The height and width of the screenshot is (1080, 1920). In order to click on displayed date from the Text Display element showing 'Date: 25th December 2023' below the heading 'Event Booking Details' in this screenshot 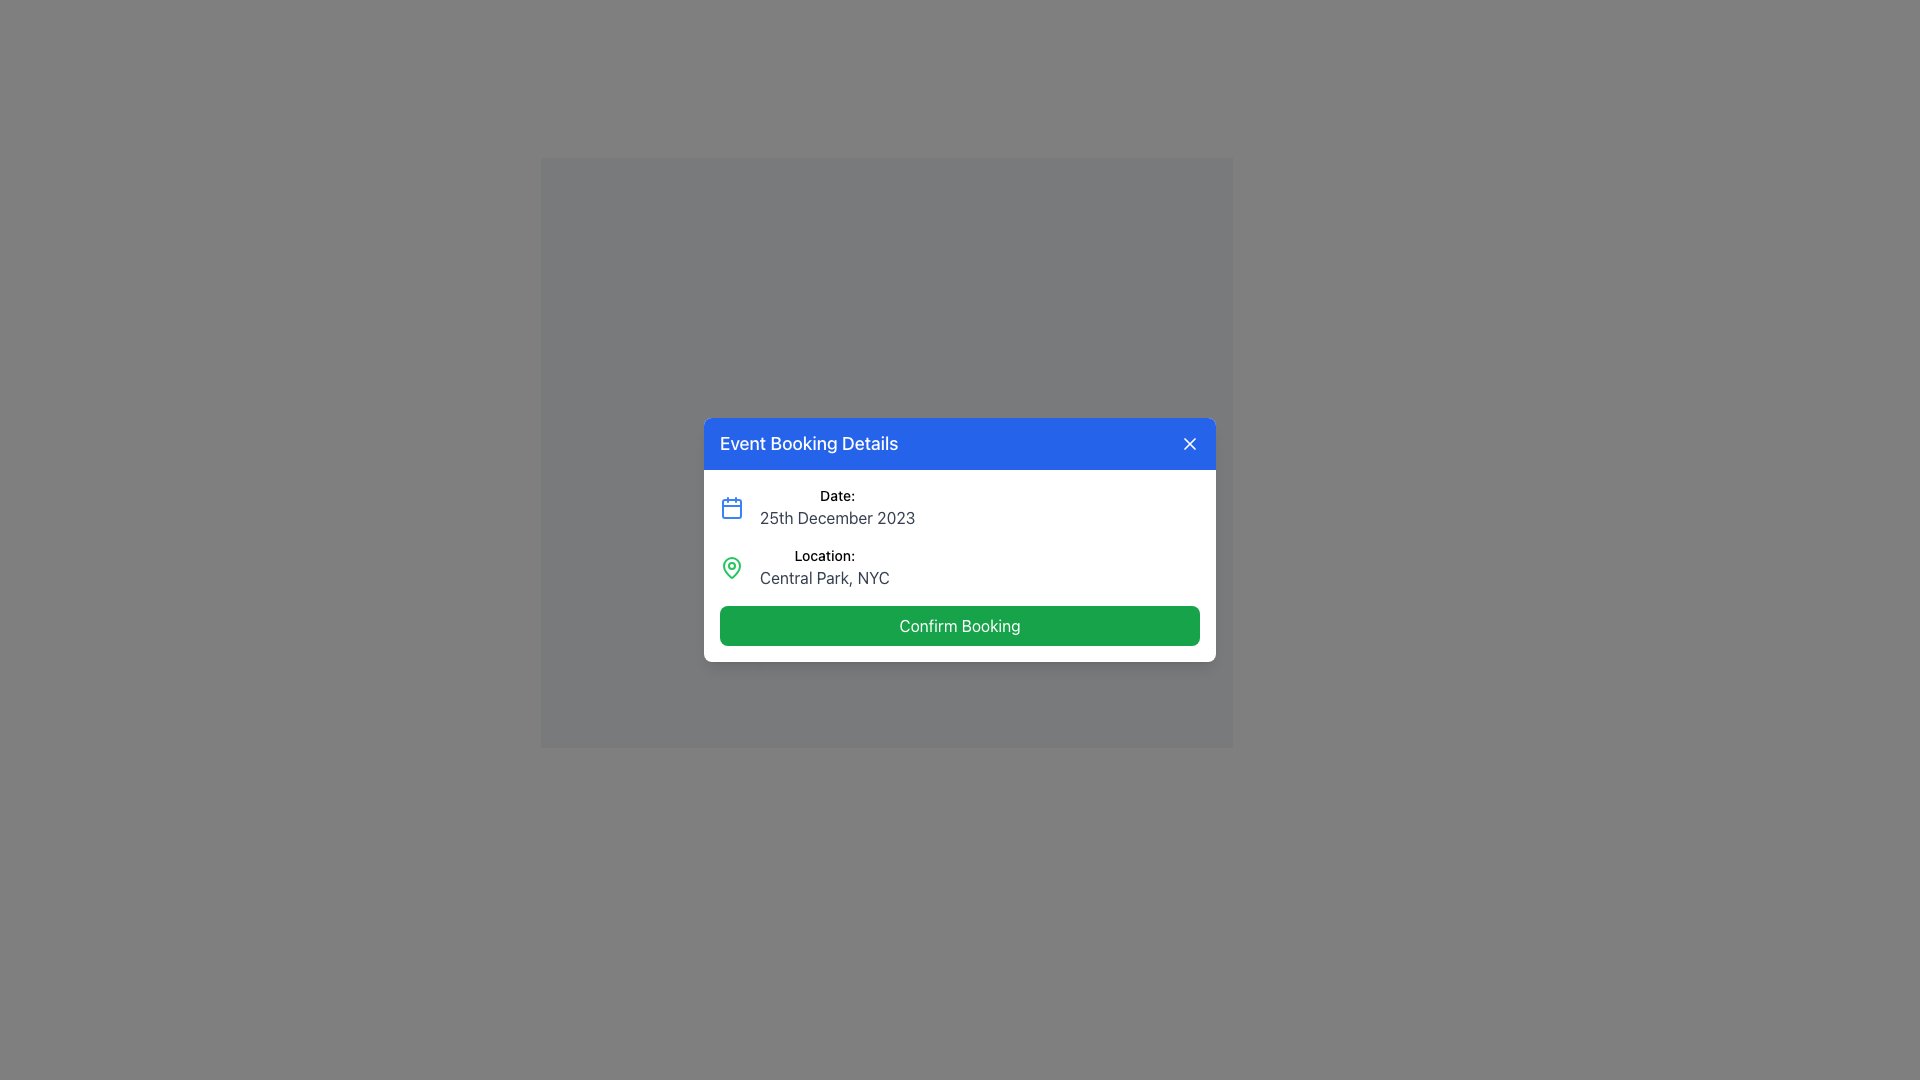, I will do `click(837, 507)`.